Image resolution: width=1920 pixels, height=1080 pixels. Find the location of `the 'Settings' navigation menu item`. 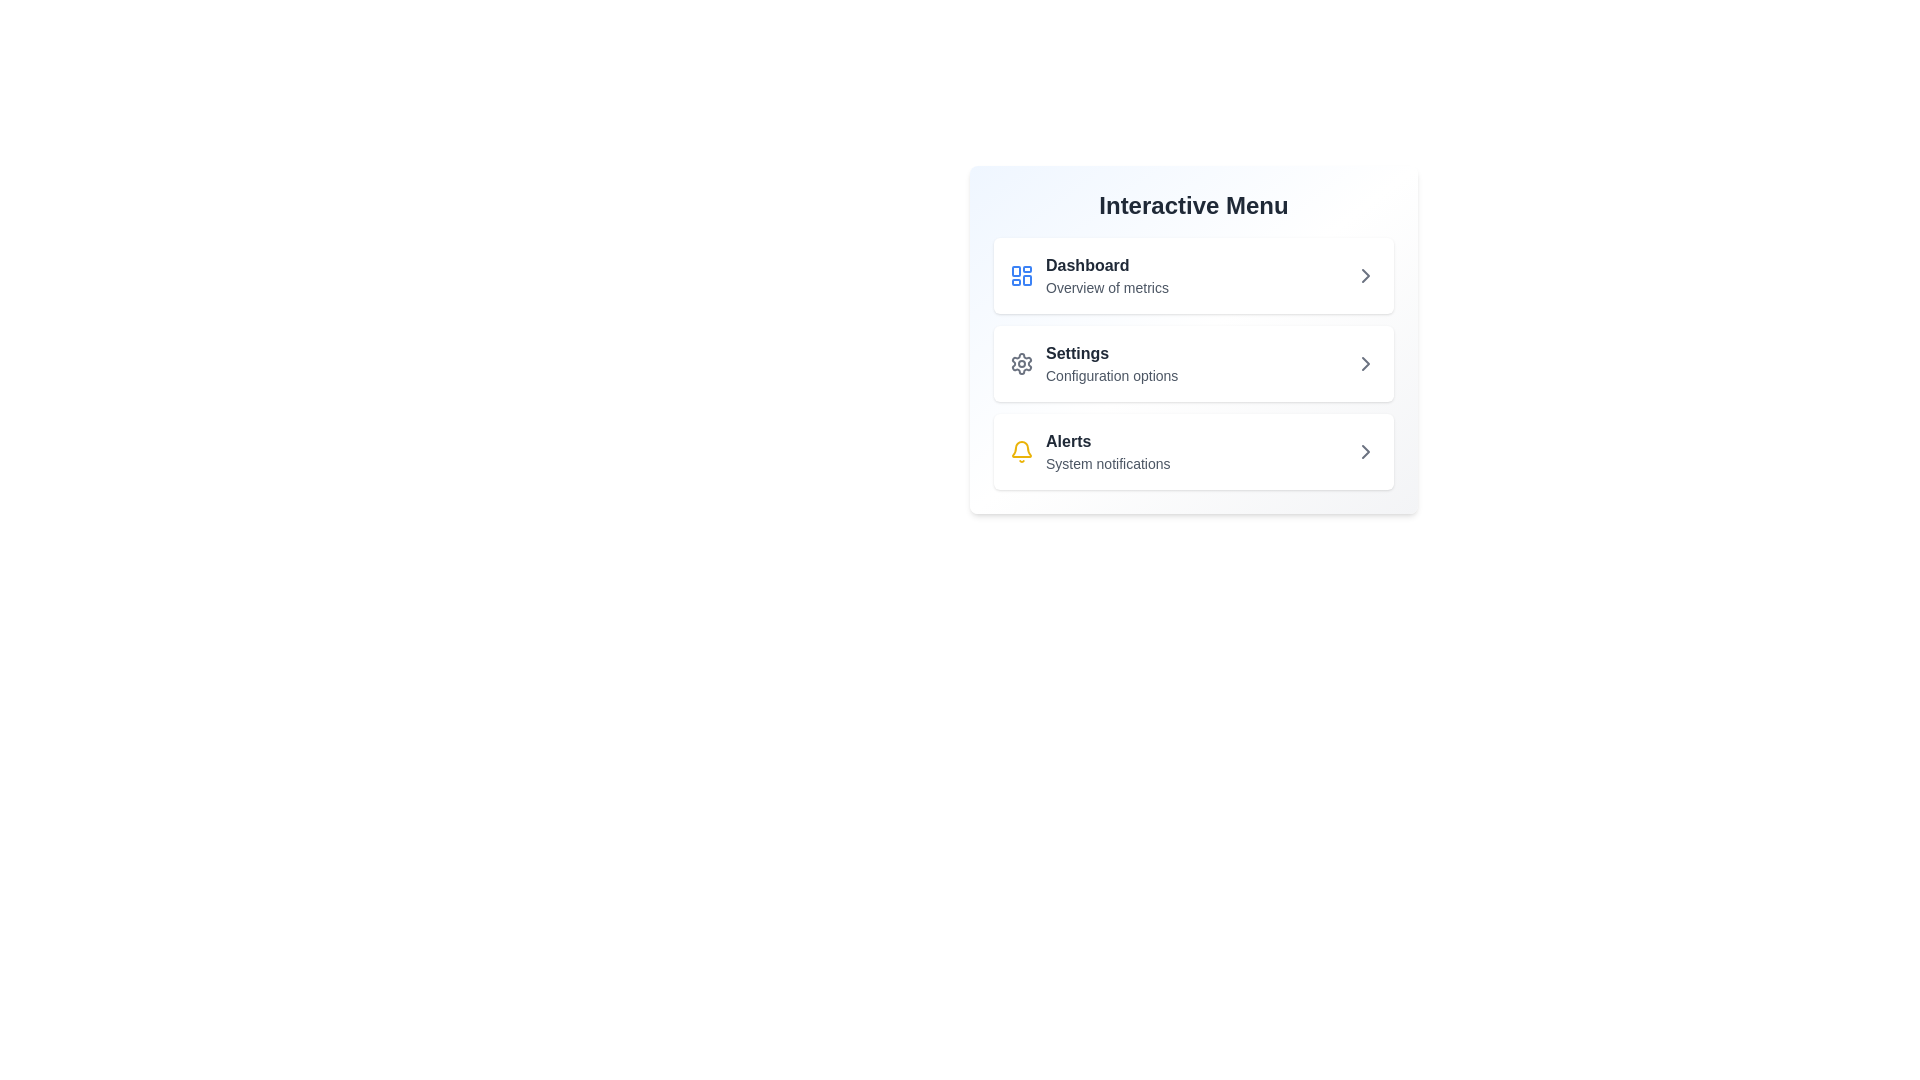

the 'Settings' navigation menu item is located at coordinates (1194, 363).